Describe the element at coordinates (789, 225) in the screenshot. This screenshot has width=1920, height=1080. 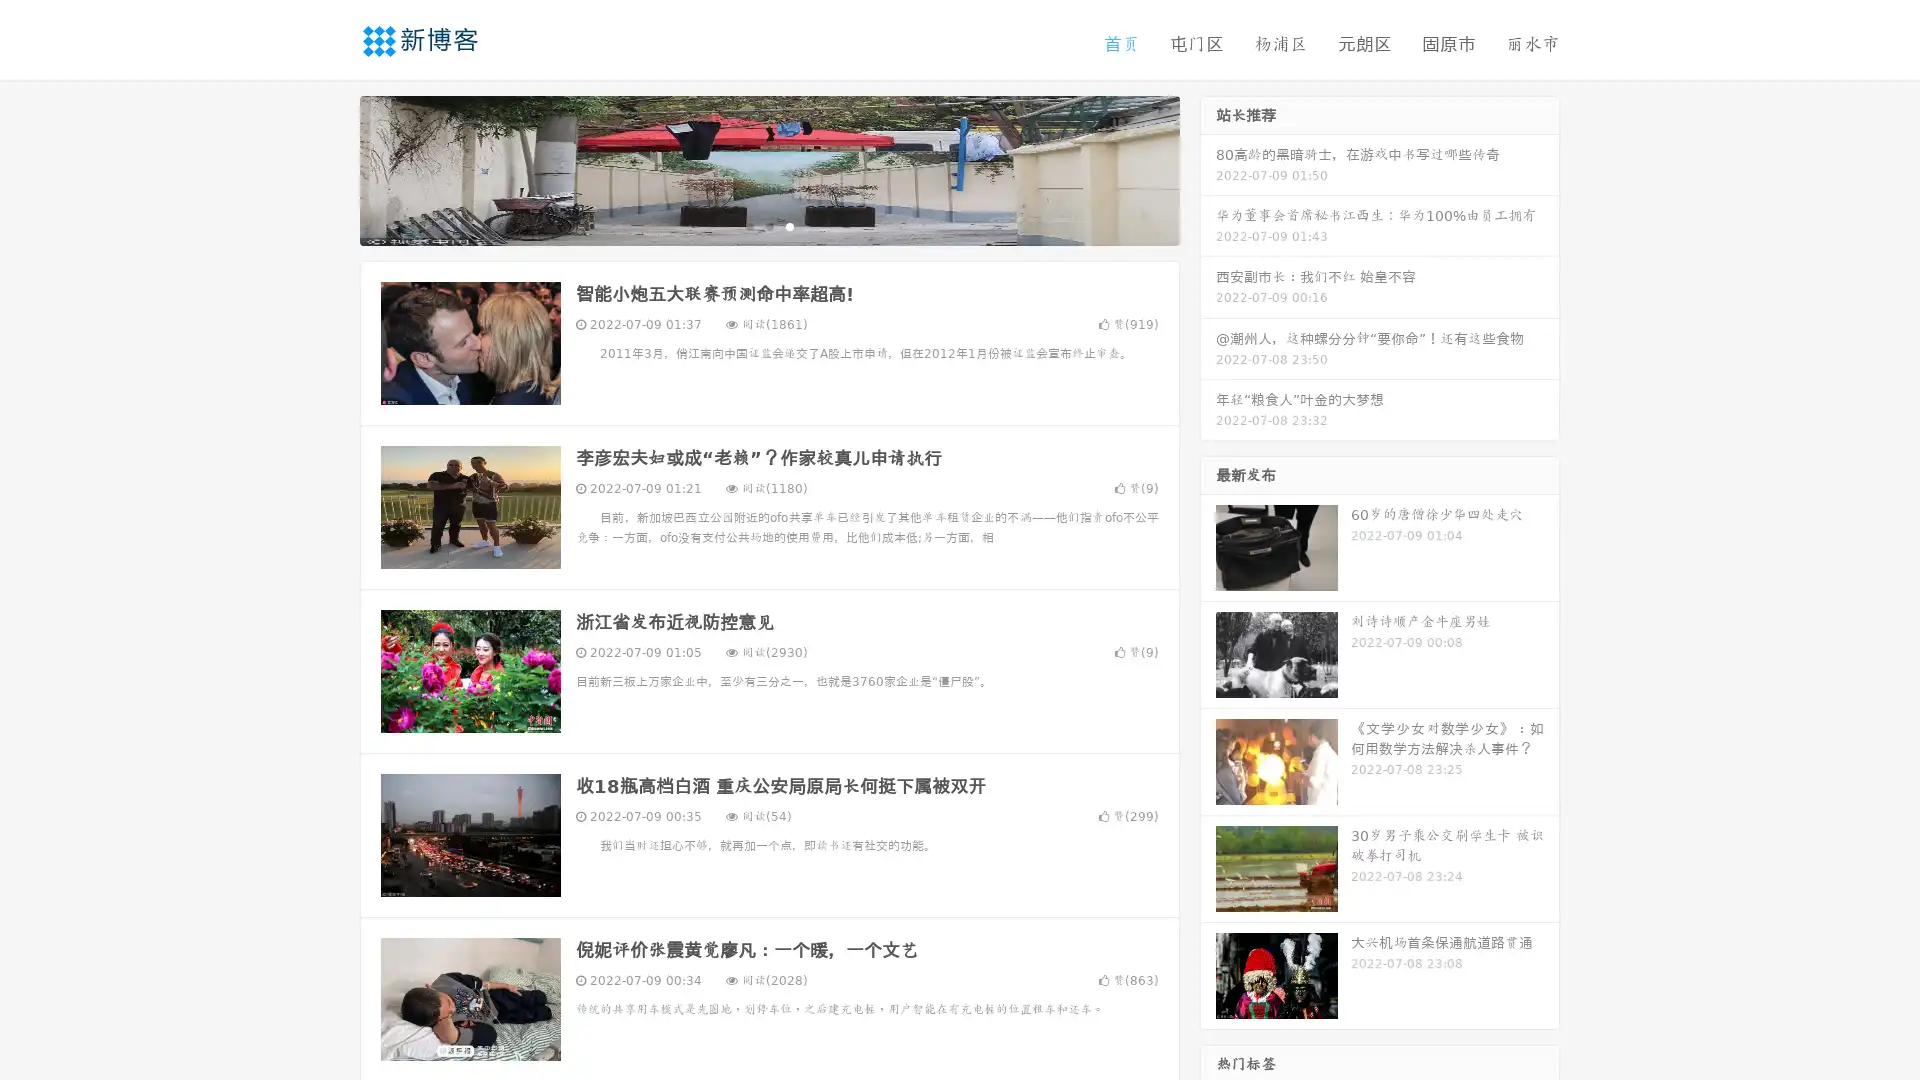
I see `Go to slide 3` at that location.